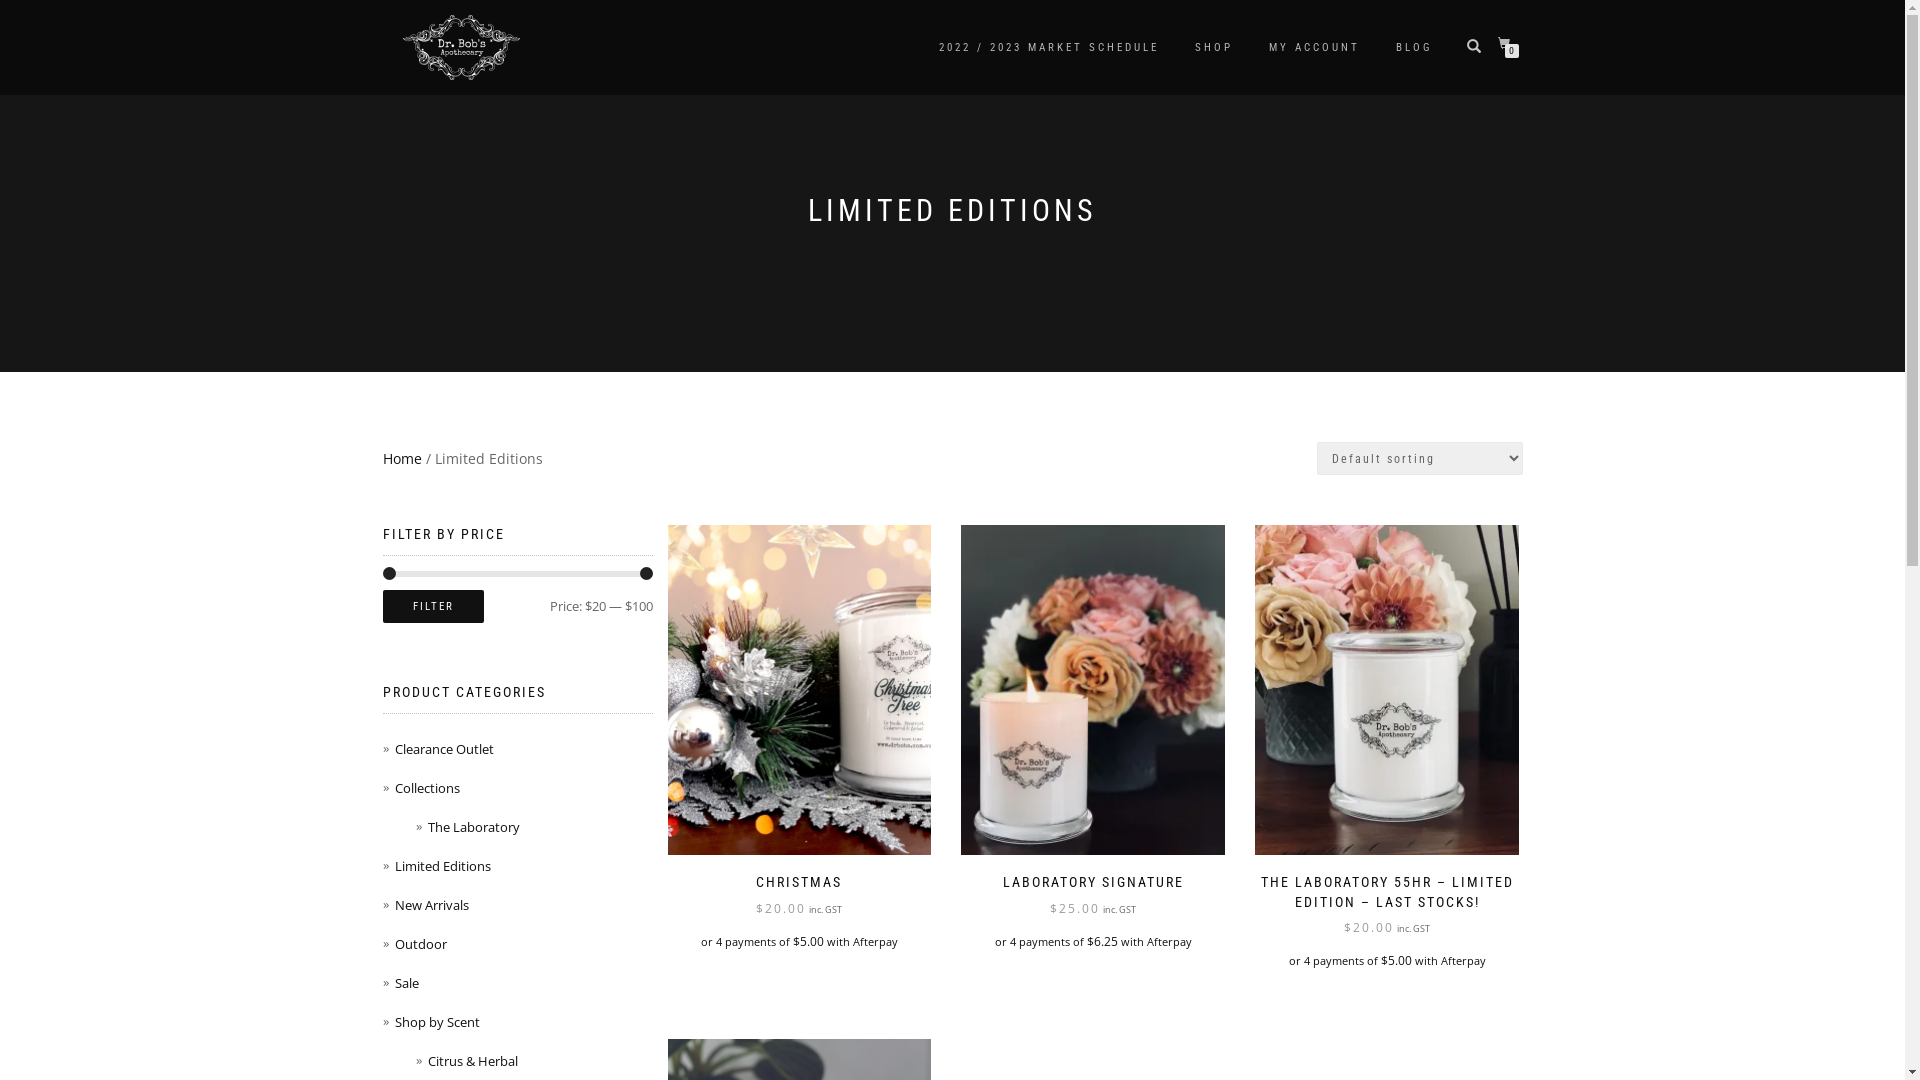  I want to click on 'The Laboratory', so click(426, 826).